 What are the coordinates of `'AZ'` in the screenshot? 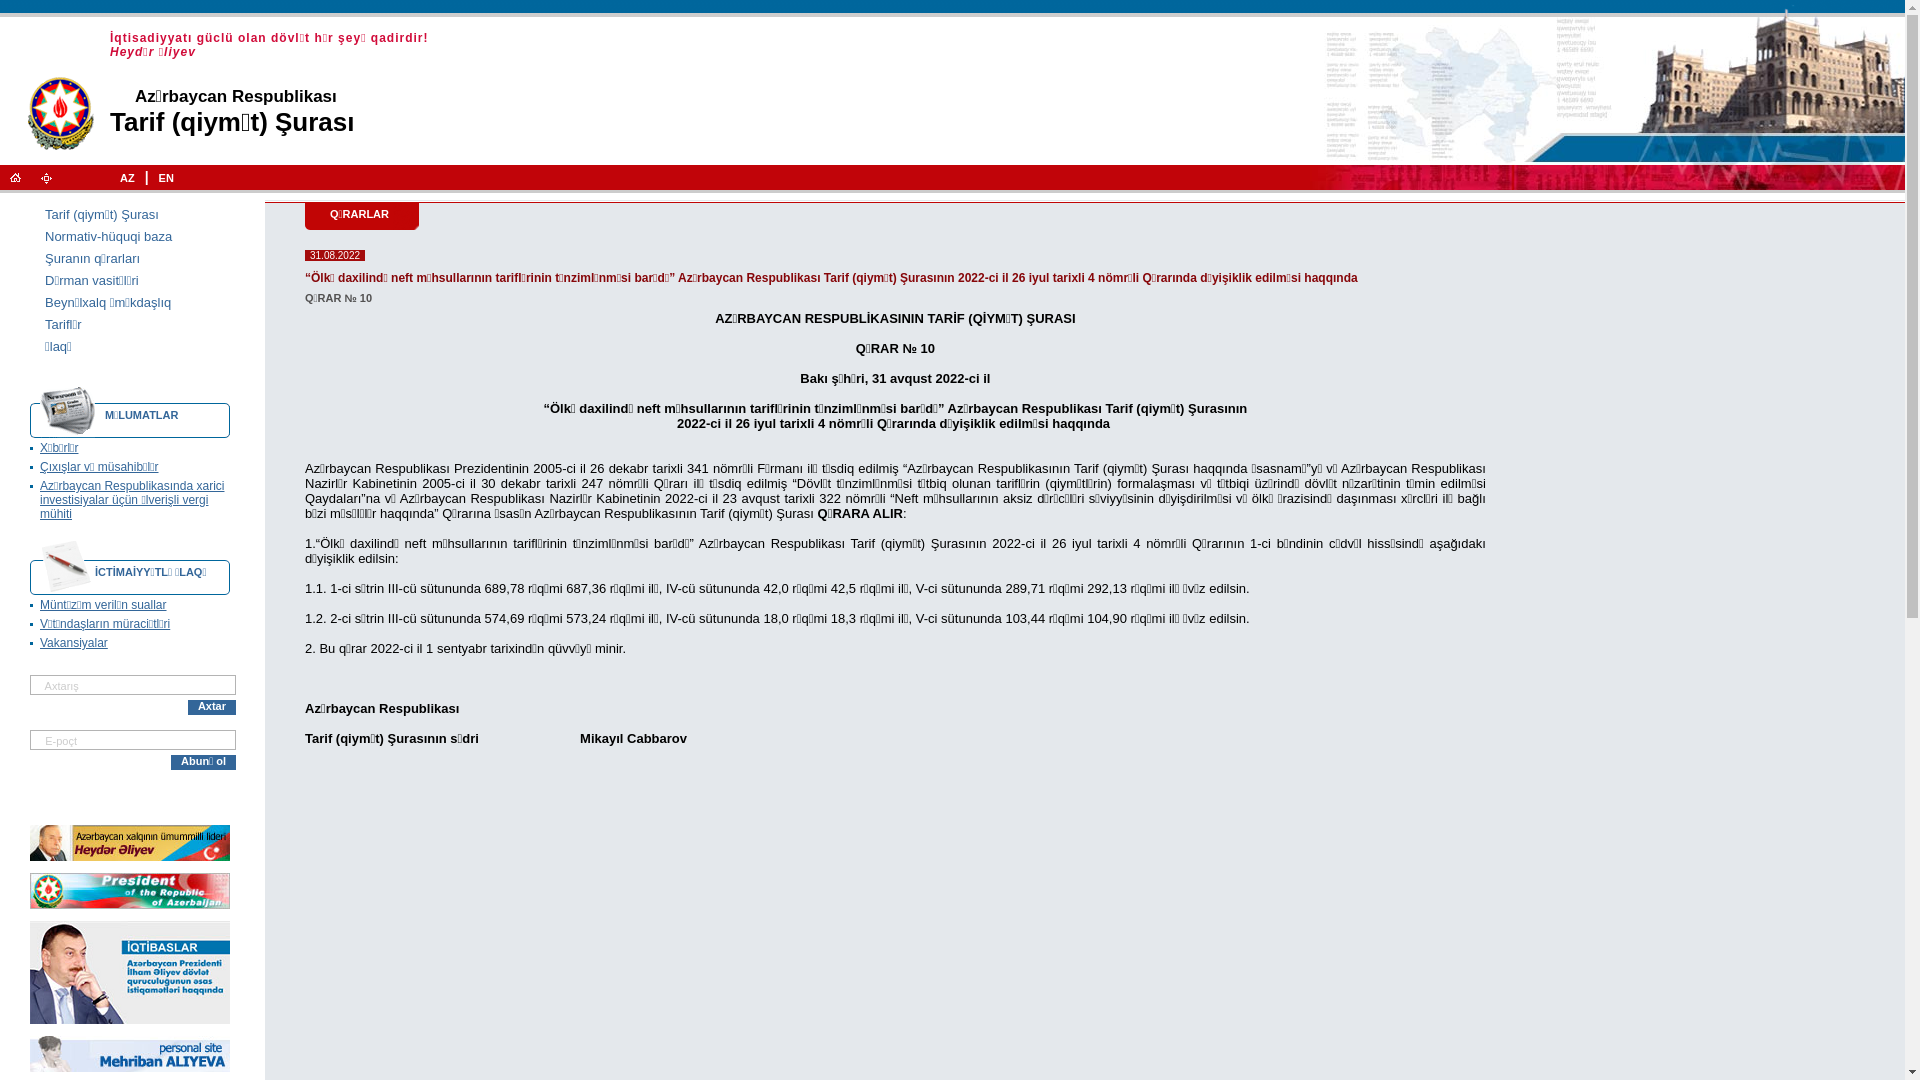 It's located at (126, 176).